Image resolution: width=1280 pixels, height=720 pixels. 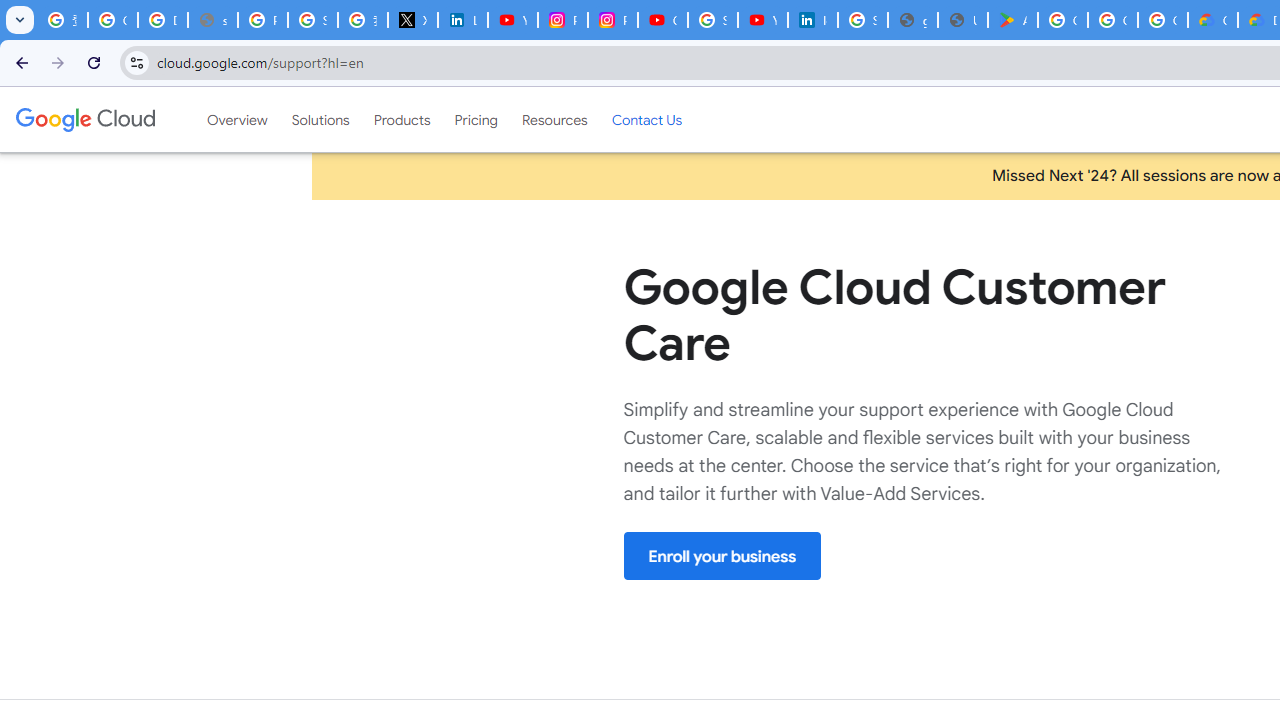 What do you see at coordinates (1111, 20) in the screenshot?
I see `'Google Workspace - Specific Terms'` at bounding box center [1111, 20].